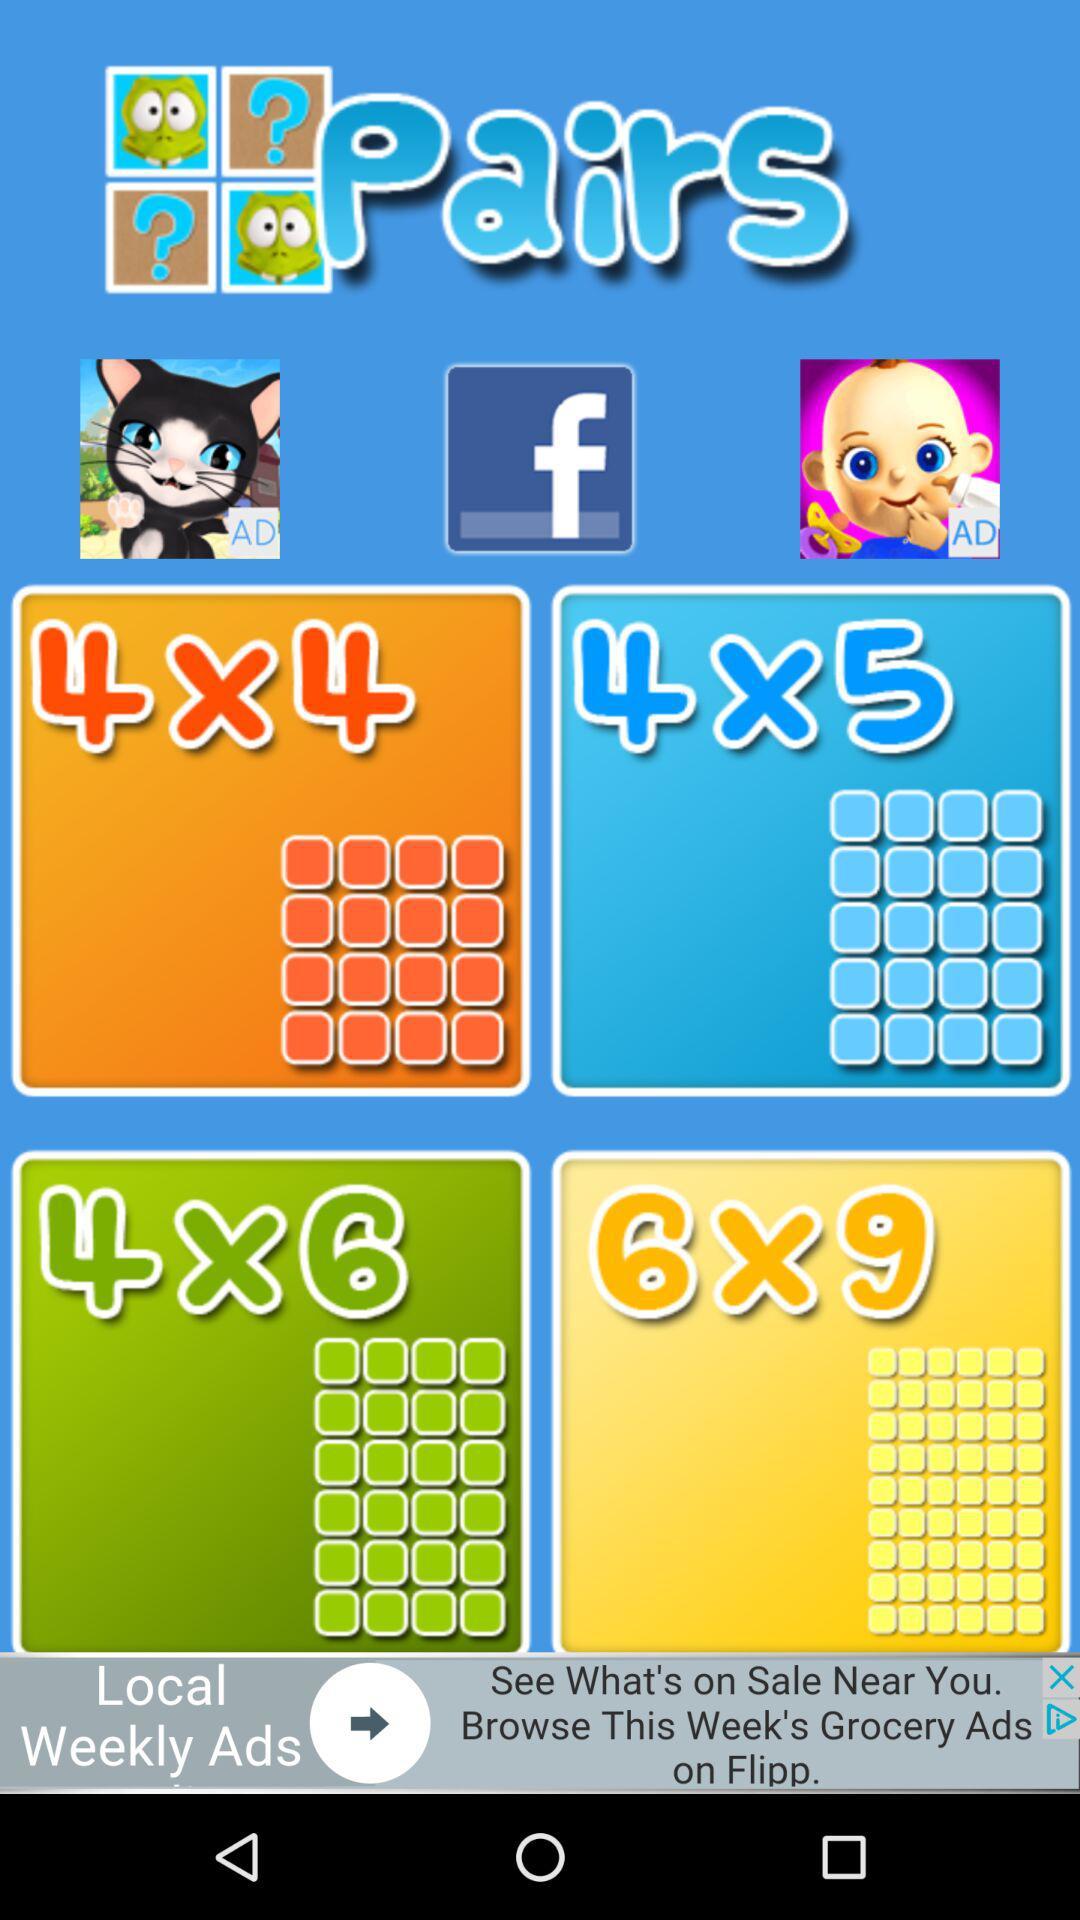 Image resolution: width=1080 pixels, height=1920 pixels. Describe the element at coordinates (270, 841) in the screenshot. I see `click the square` at that location.